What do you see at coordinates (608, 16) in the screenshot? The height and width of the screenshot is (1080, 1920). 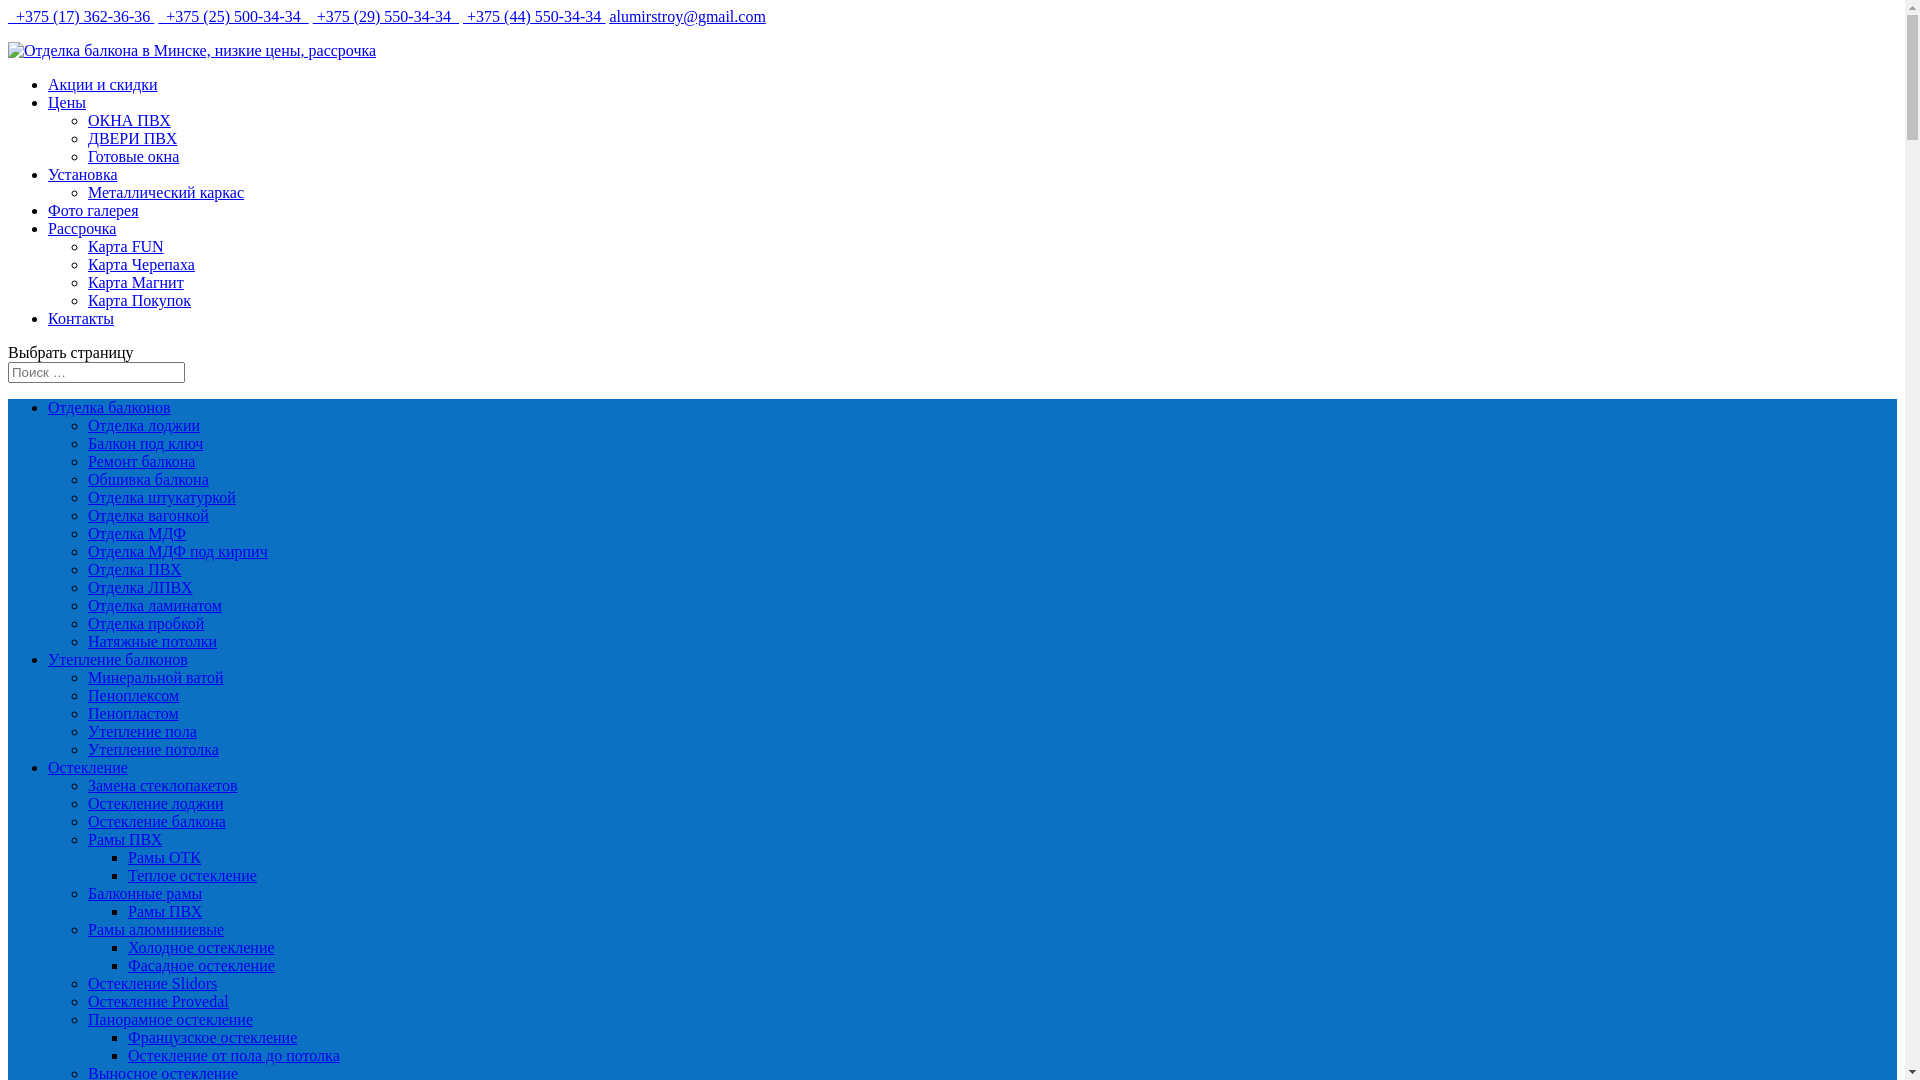 I see `'alumirstroy@gmail.com'` at bounding box center [608, 16].